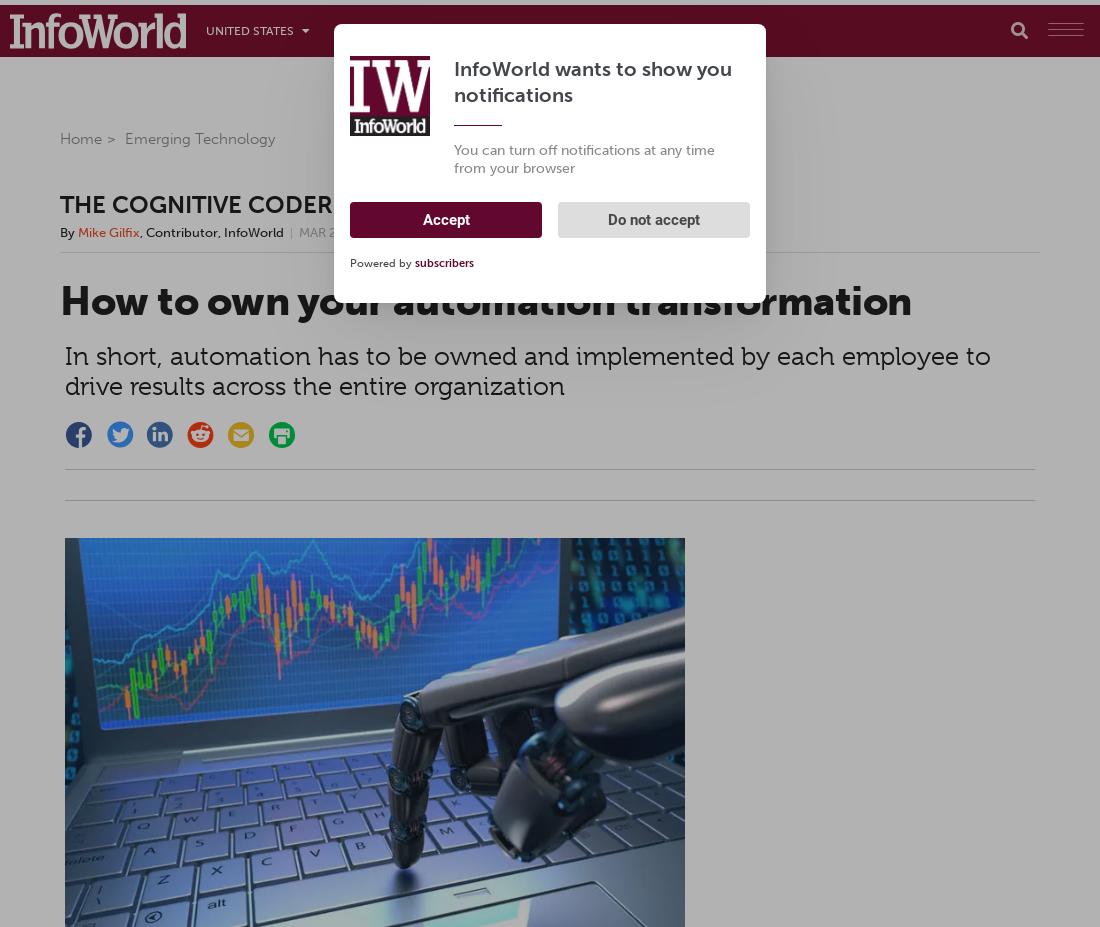 Image resolution: width=1100 pixels, height=927 pixels. Describe the element at coordinates (593, 30) in the screenshot. I see `'App Dev'` at that location.